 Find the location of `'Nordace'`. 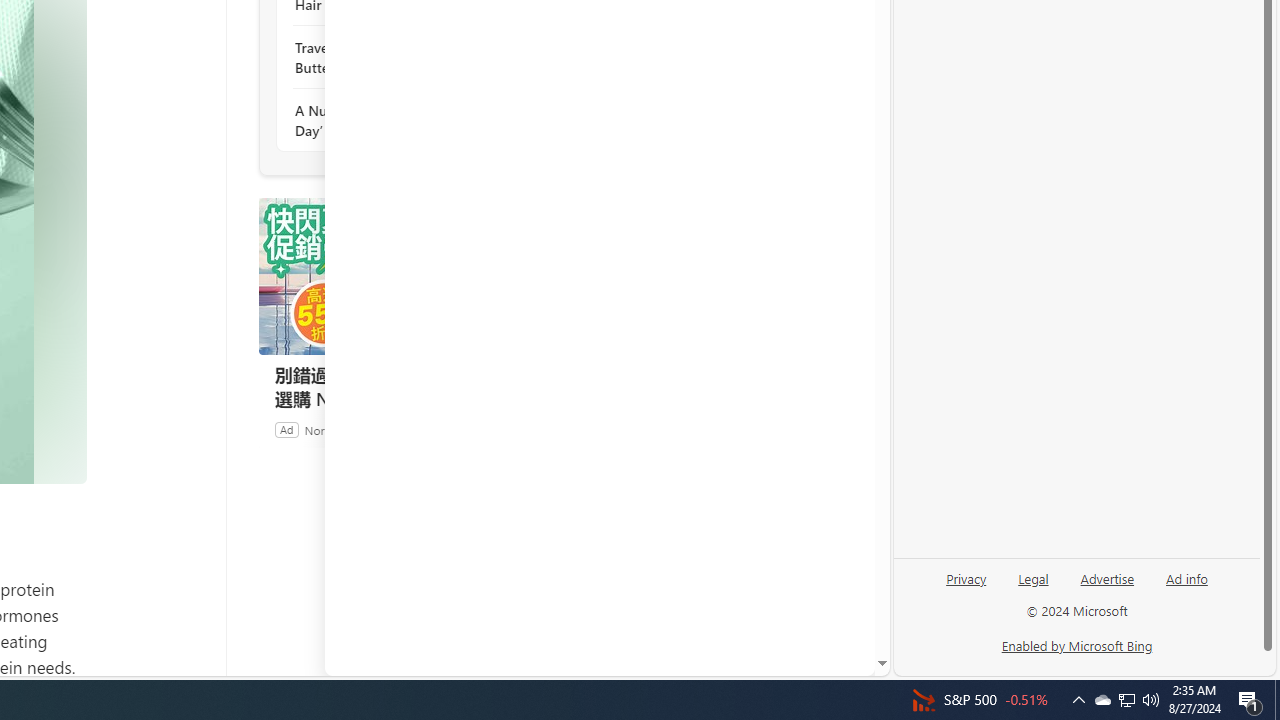

'Nordace' is located at coordinates (327, 428).